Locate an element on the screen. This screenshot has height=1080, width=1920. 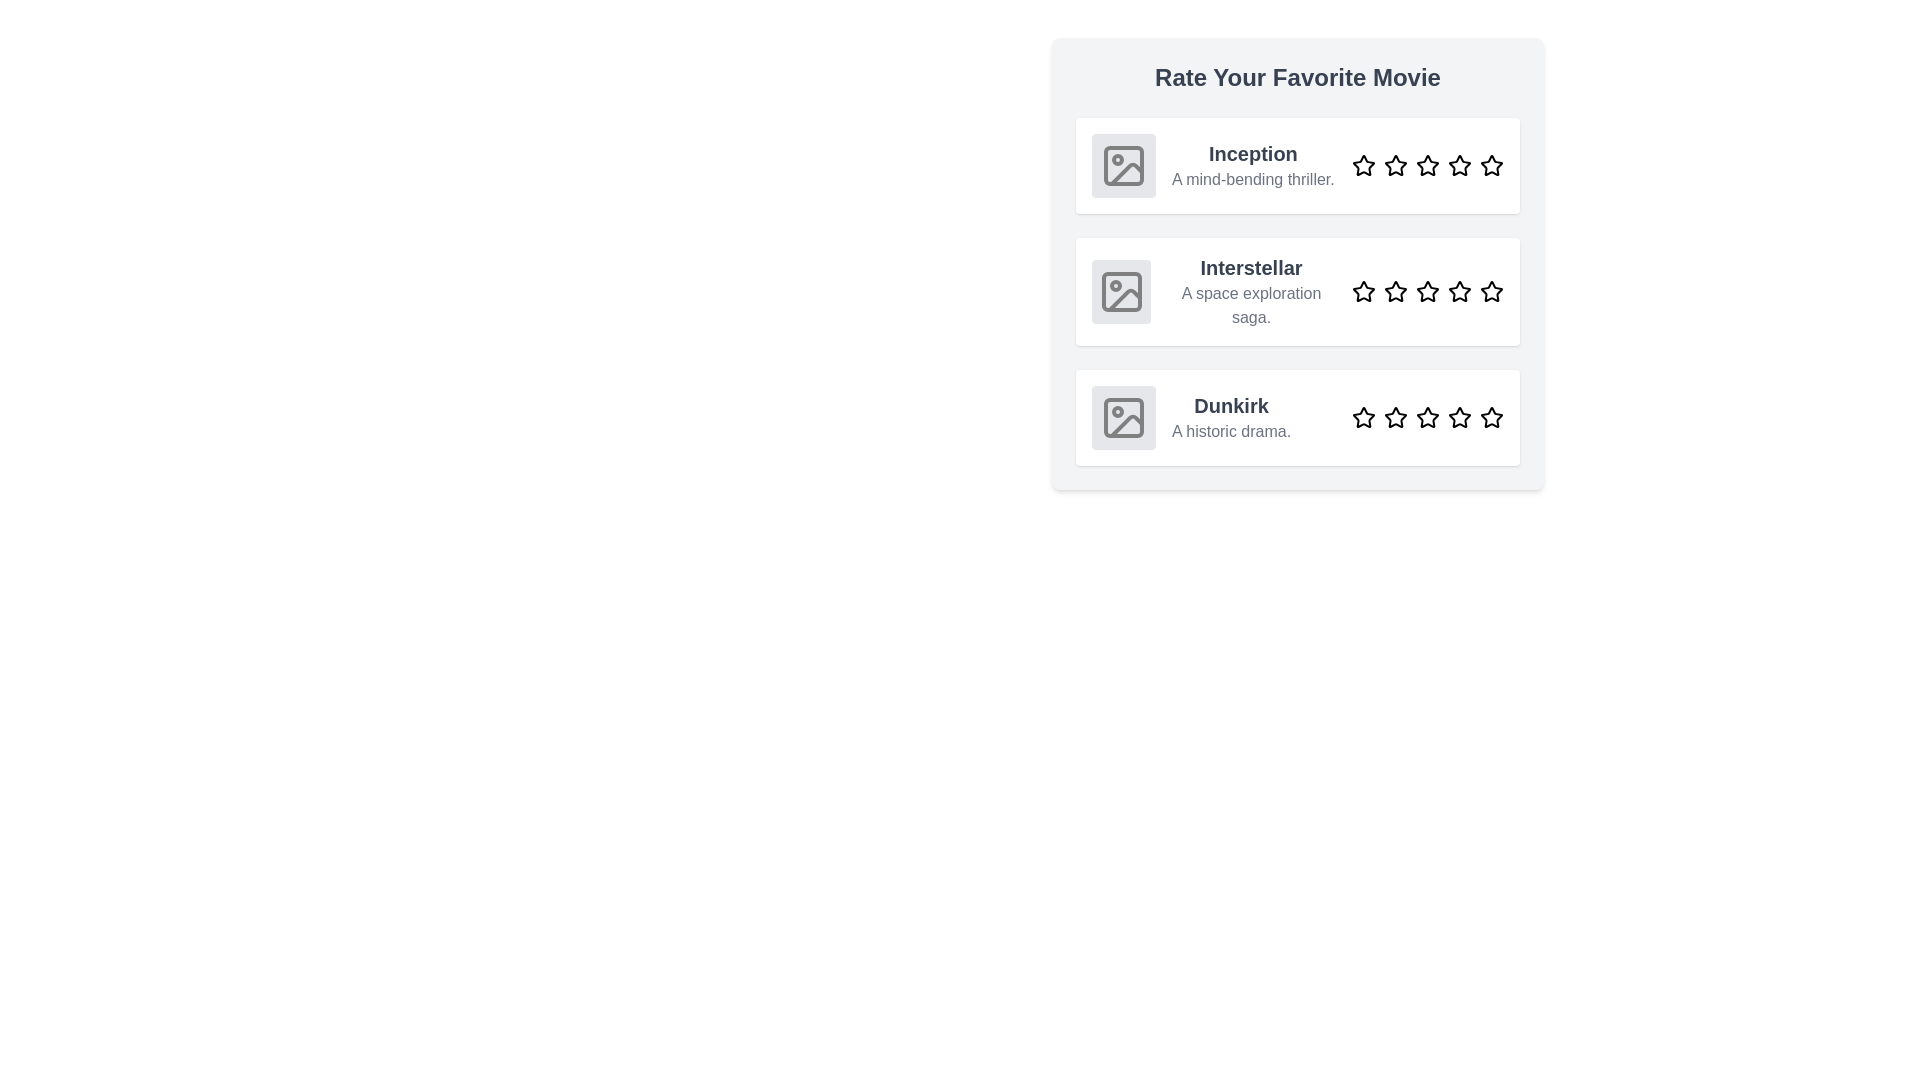
the third star icon in the rating selection for 'Dunkirk: A historic drama' is located at coordinates (1427, 416).